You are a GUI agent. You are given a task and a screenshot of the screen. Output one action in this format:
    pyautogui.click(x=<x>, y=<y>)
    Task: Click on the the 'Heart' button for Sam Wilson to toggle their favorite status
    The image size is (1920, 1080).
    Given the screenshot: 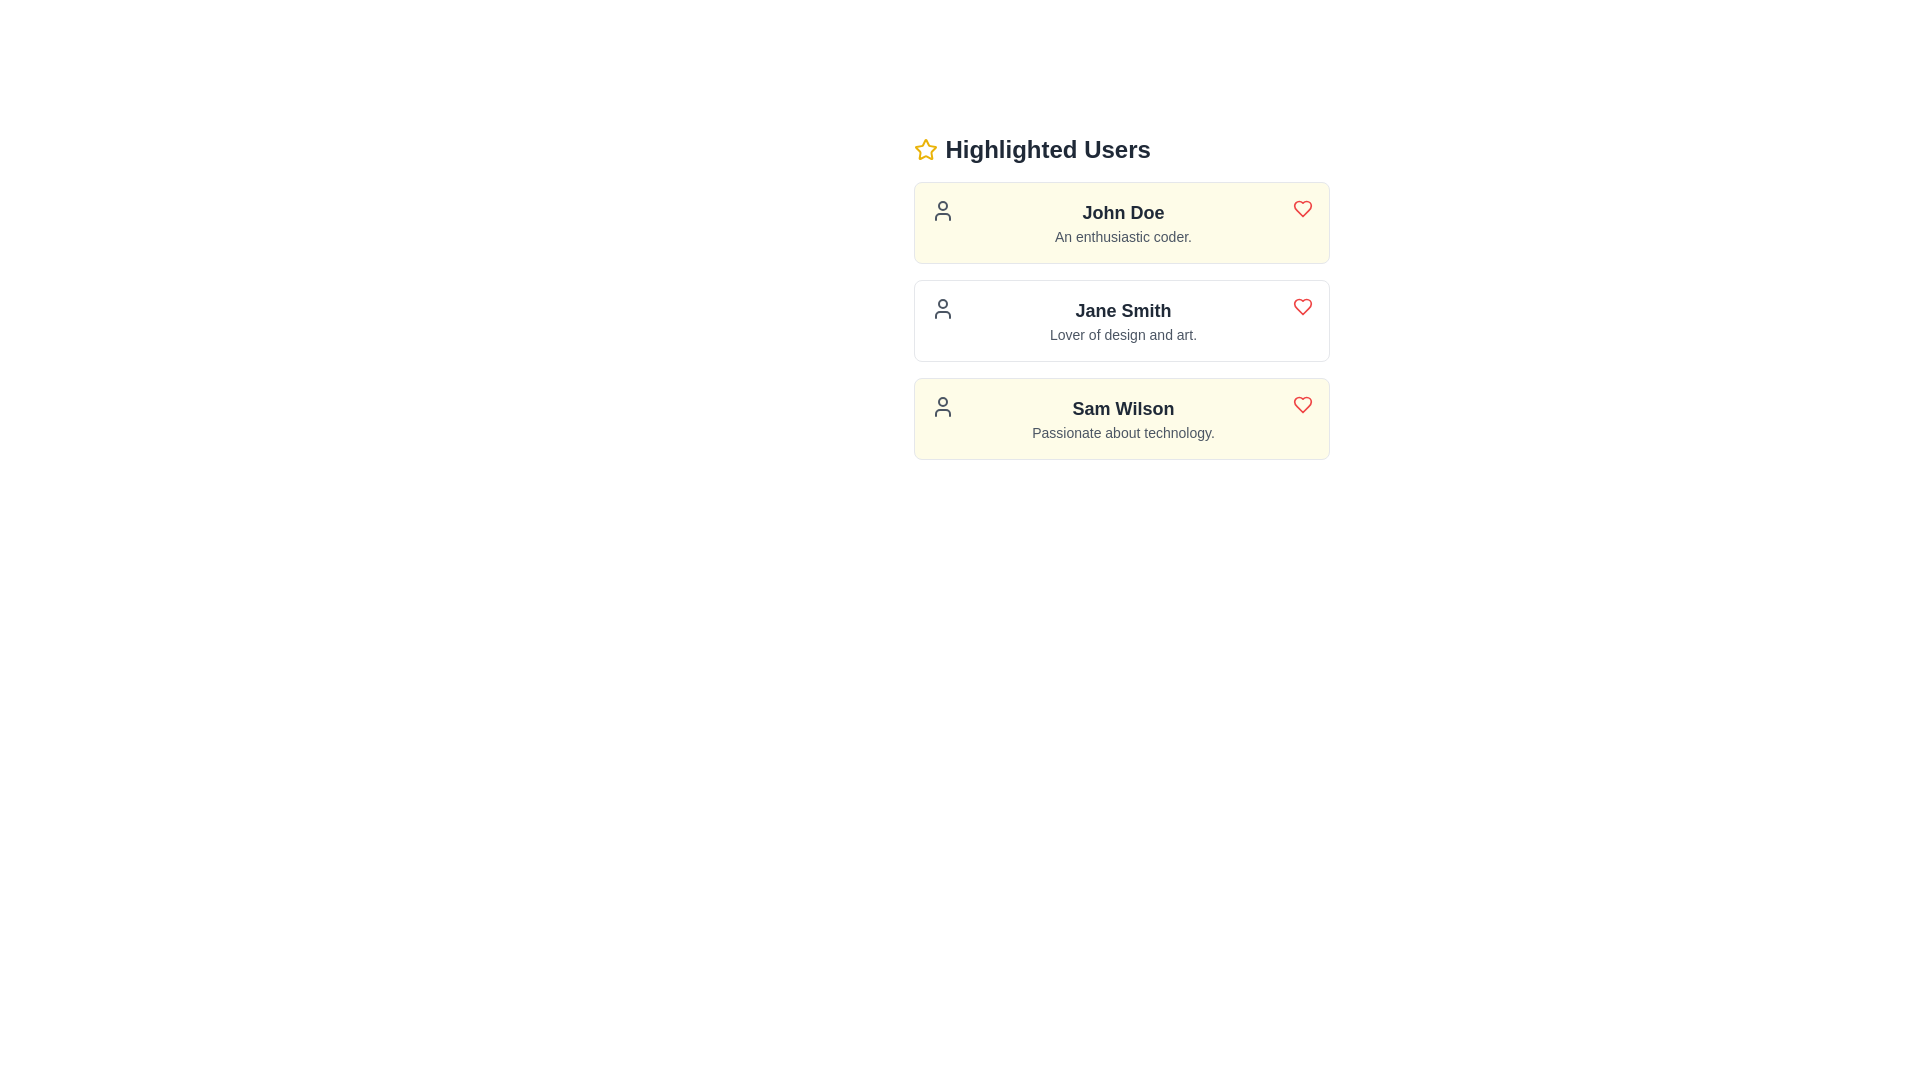 What is the action you would take?
    pyautogui.click(x=1302, y=405)
    